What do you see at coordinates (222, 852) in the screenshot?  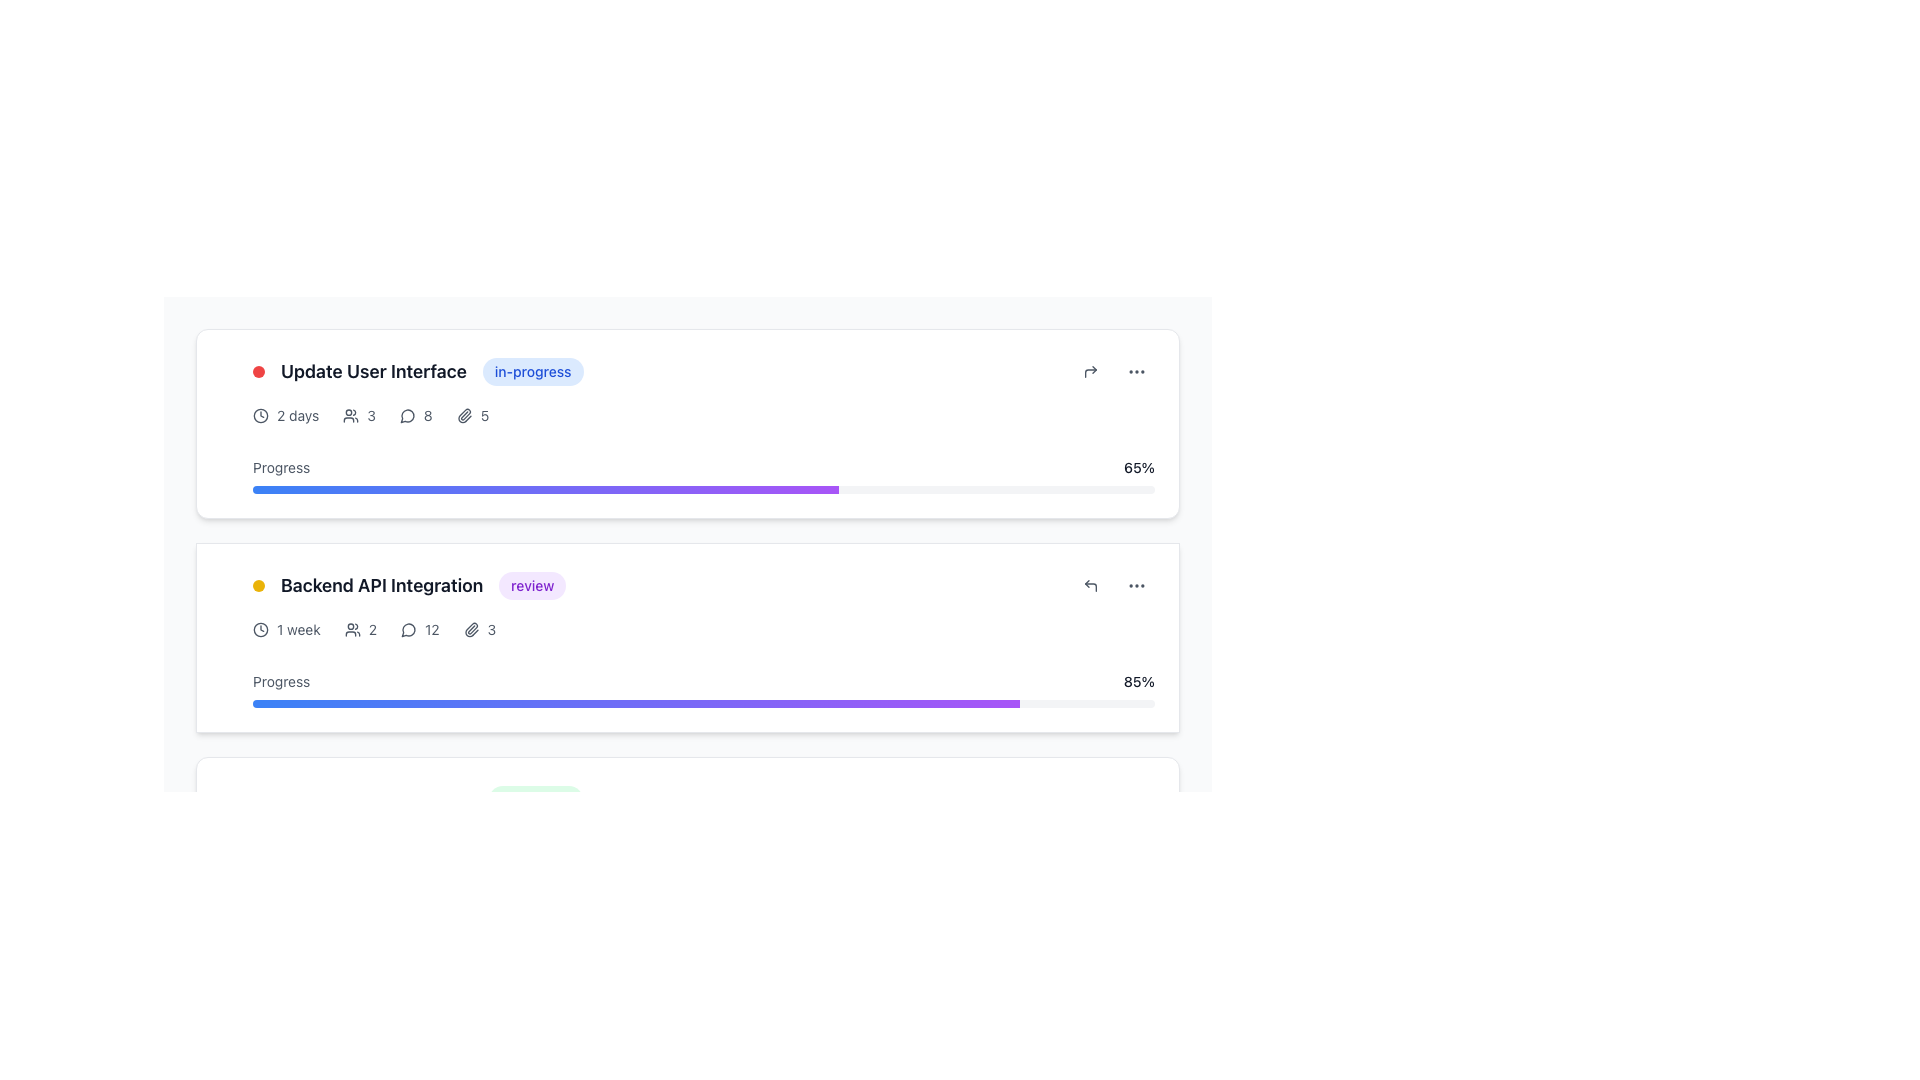 I see `the draggable handle located on the left side of the 'Backend API Integration' card` at bounding box center [222, 852].